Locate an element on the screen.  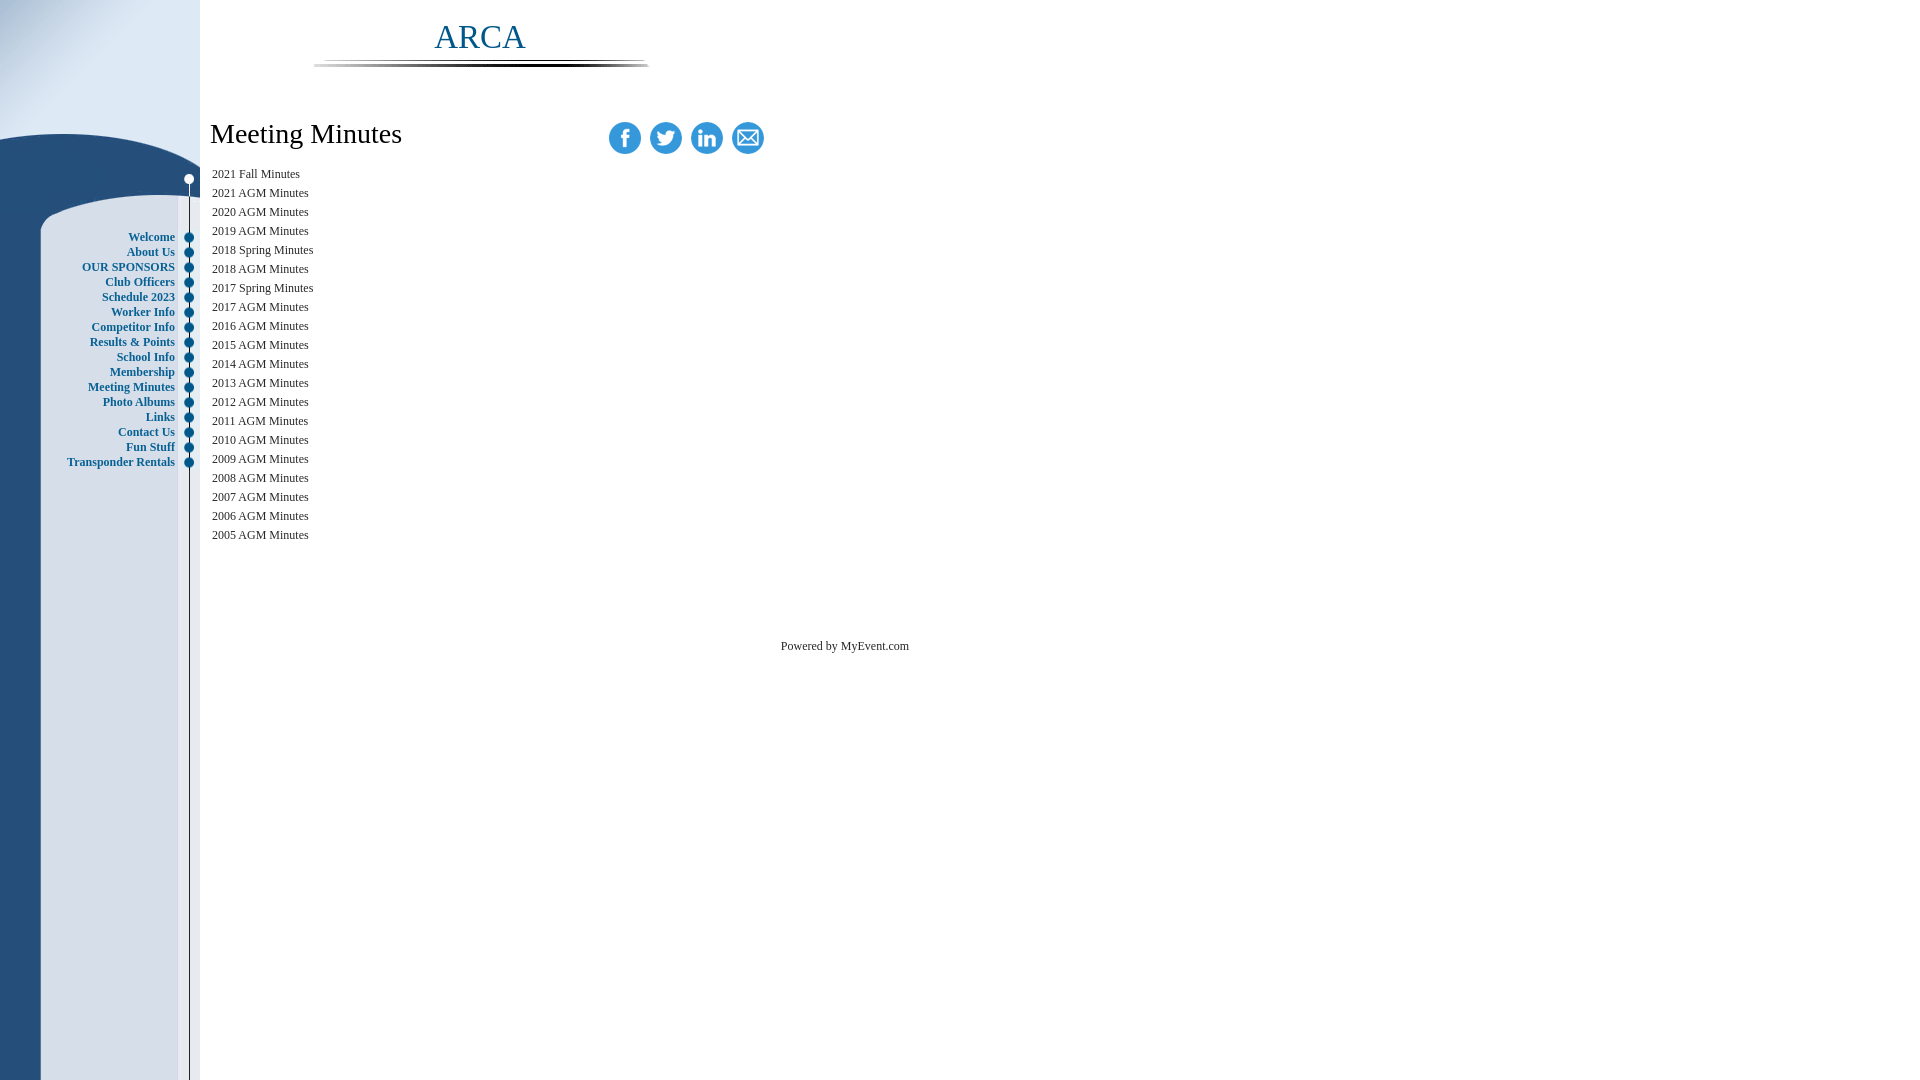
'2005 AGM Minutes' is located at coordinates (259, 534).